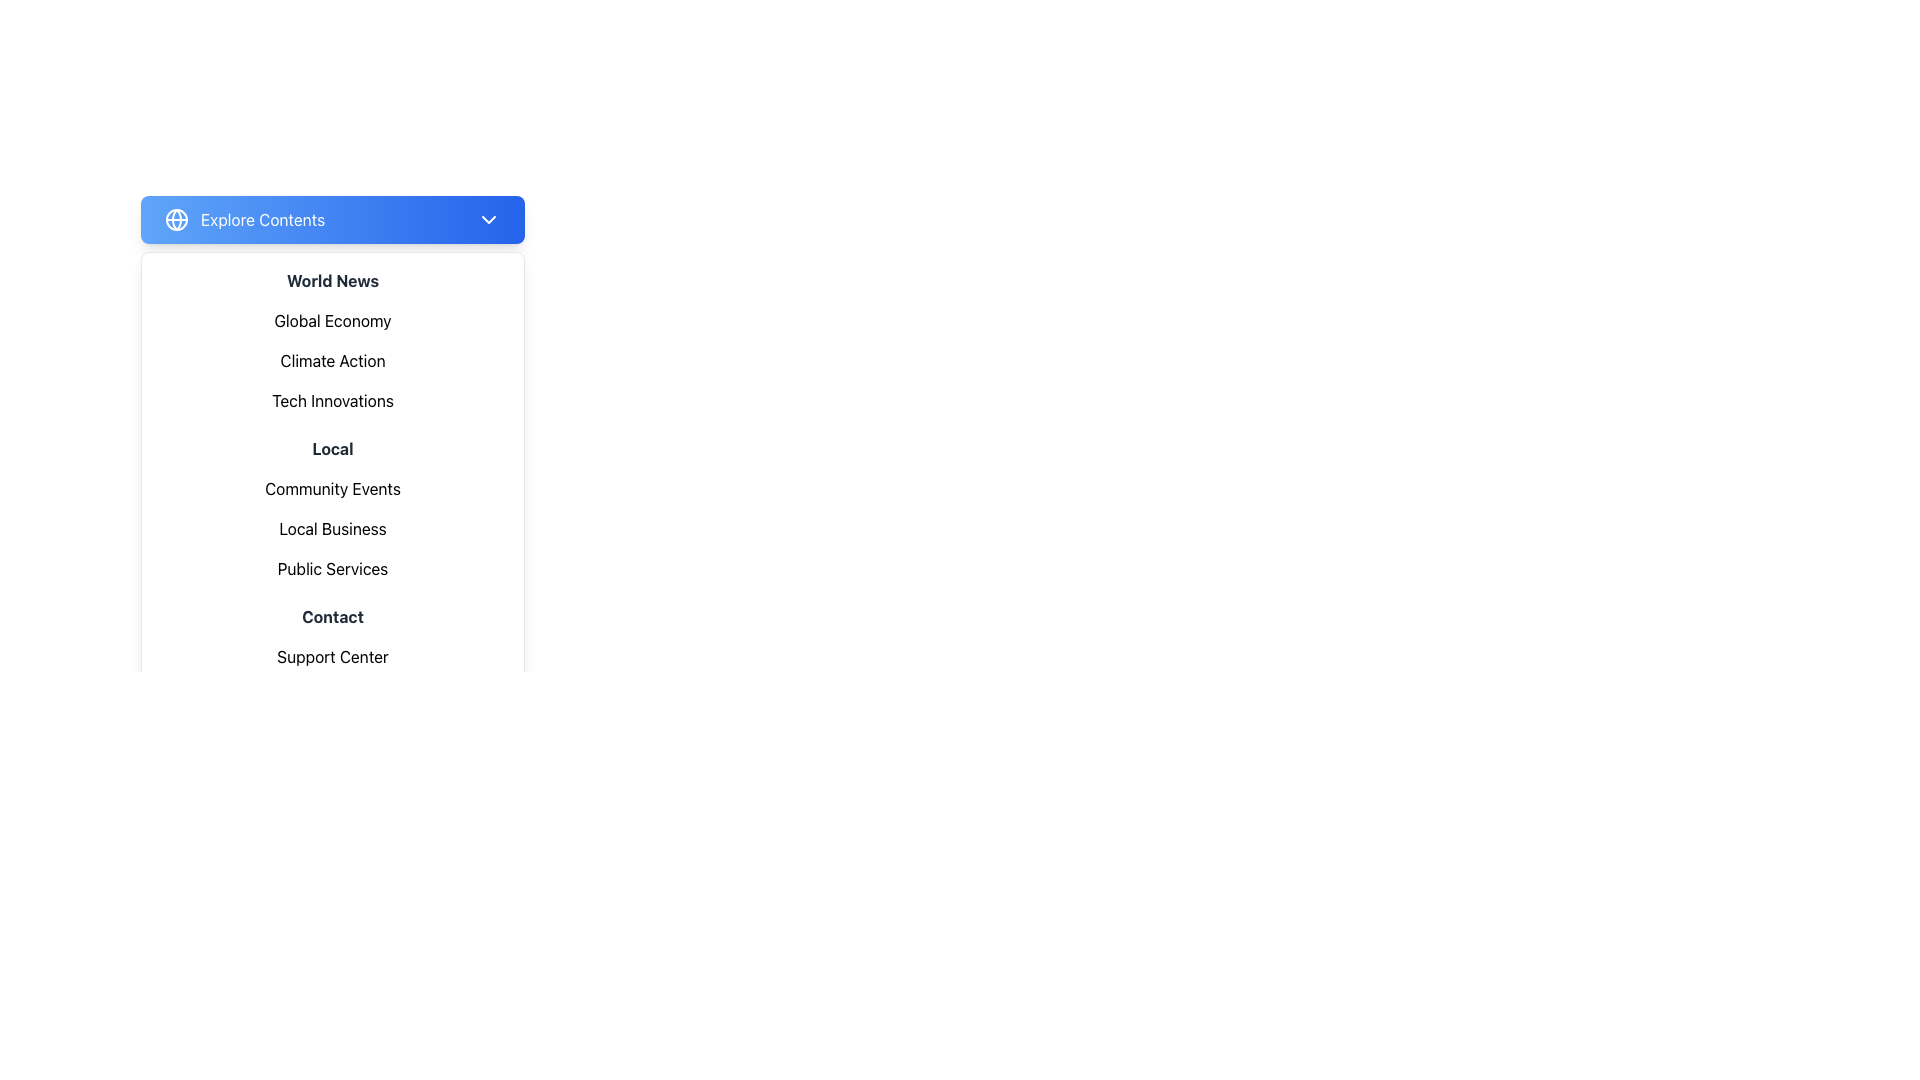 The image size is (1920, 1080). What do you see at coordinates (332, 447) in the screenshot?
I see `the bold text label 'Local' which is styled in black font against a white background, positioned as the fourth heading in a vertical list within a dropdown-style menu box` at bounding box center [332, 447].